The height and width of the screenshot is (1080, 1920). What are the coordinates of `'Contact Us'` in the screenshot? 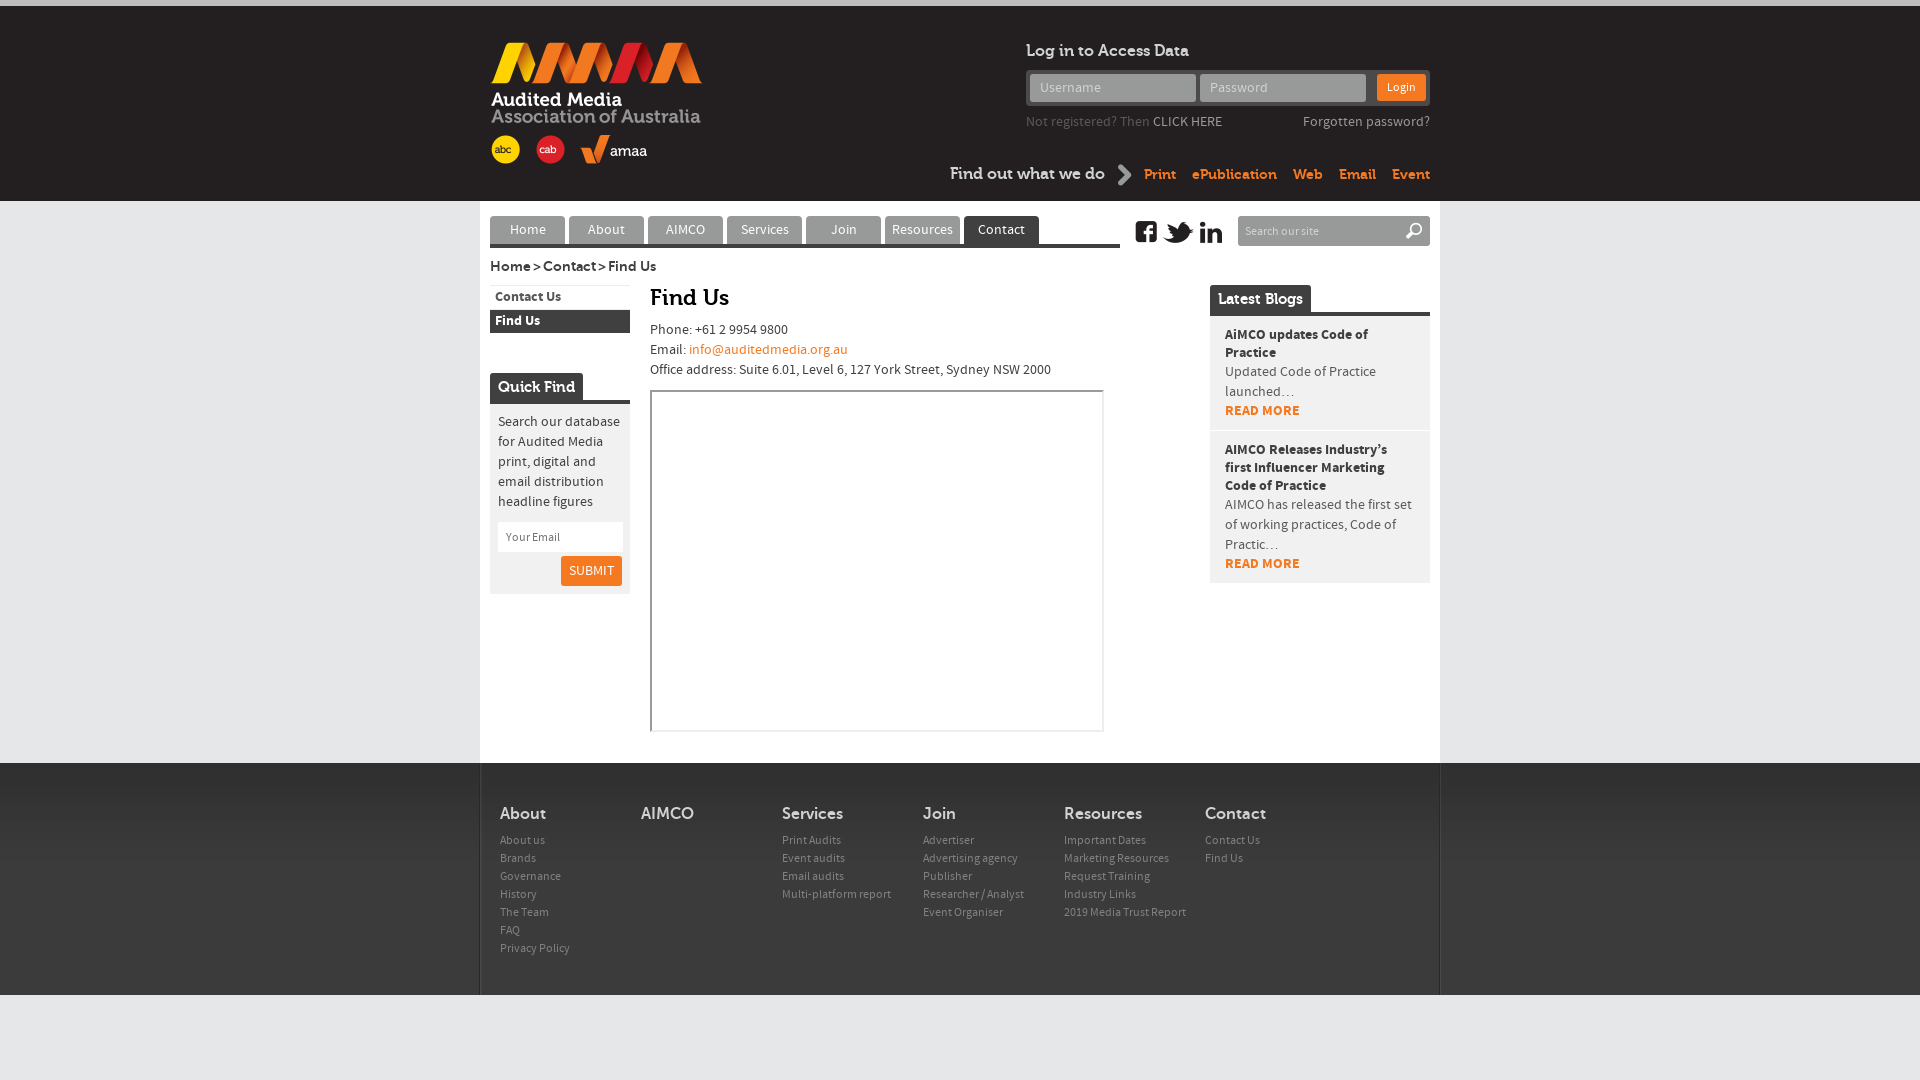 It's located at (489, 297).